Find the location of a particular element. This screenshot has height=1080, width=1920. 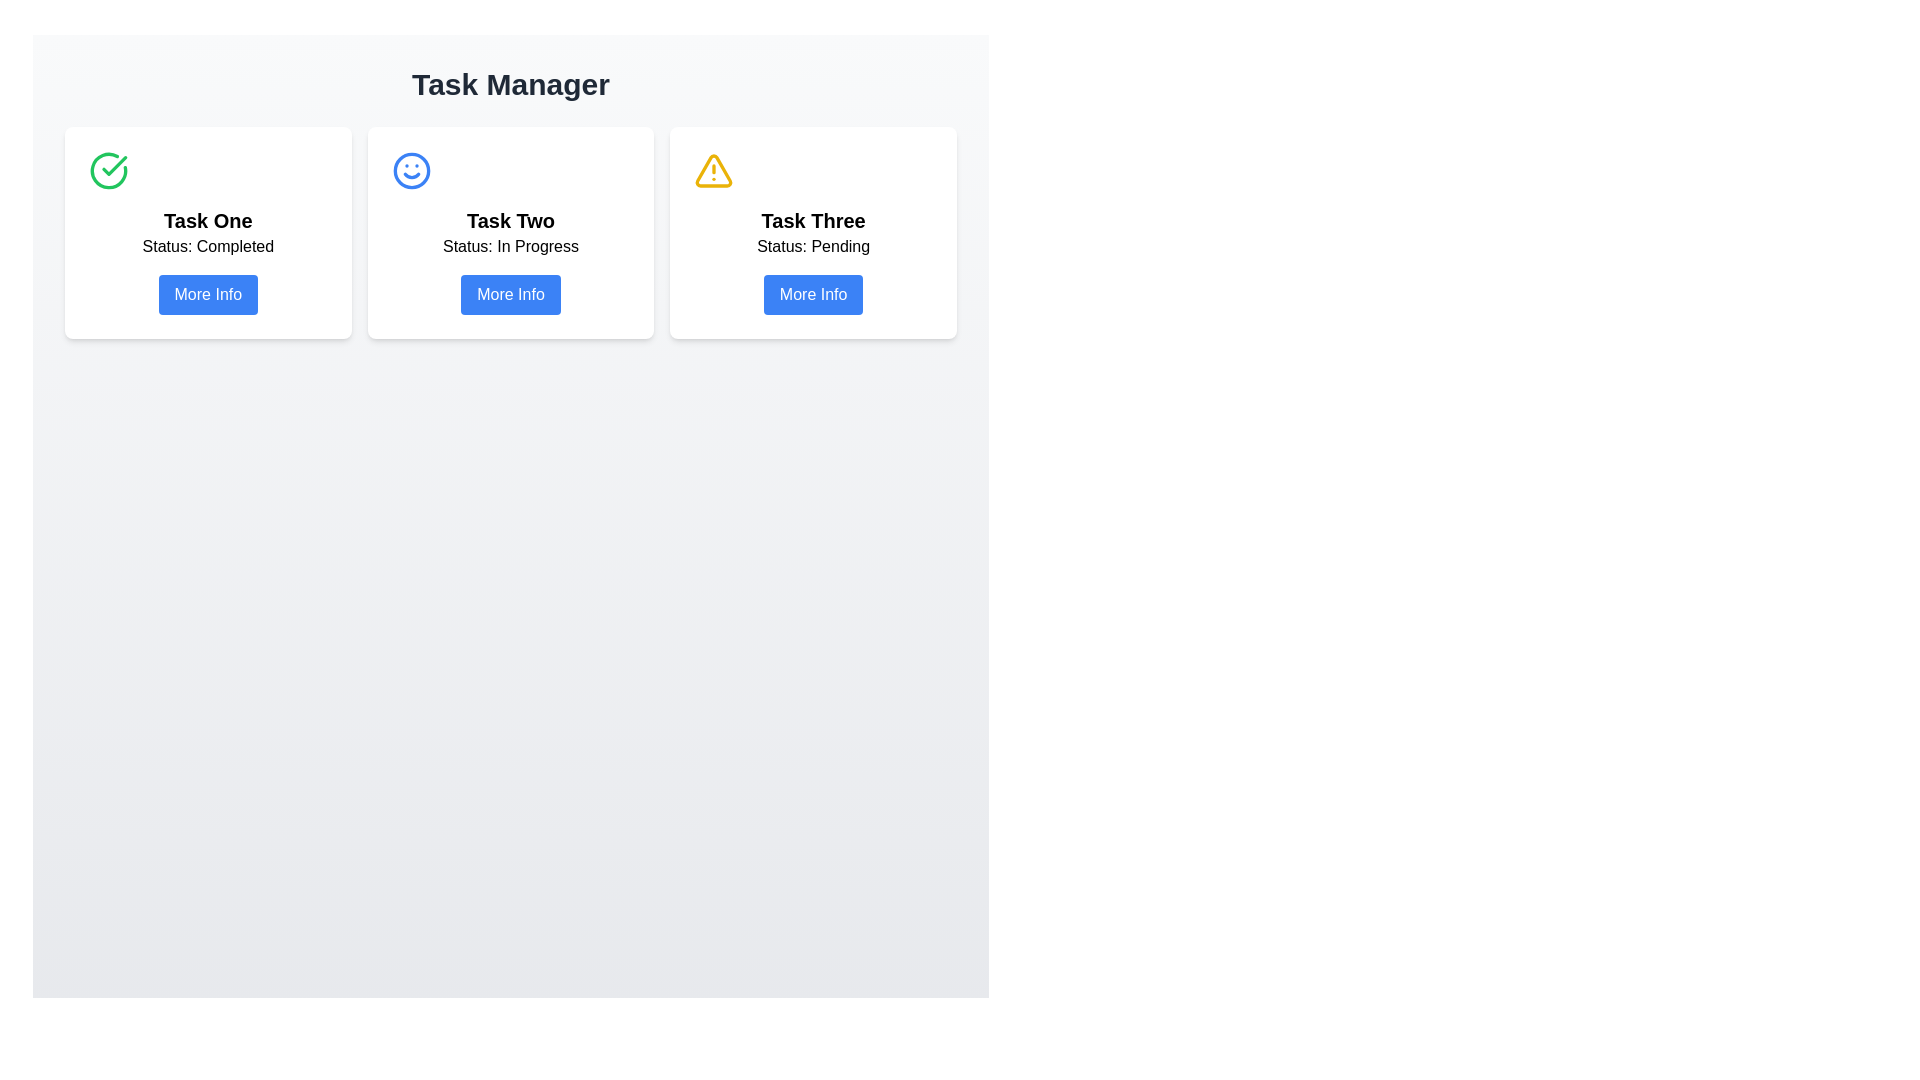

the text label or heading that describes the task in the center card, positioned below the icon and above the status text is located at coordinates (510, 220).